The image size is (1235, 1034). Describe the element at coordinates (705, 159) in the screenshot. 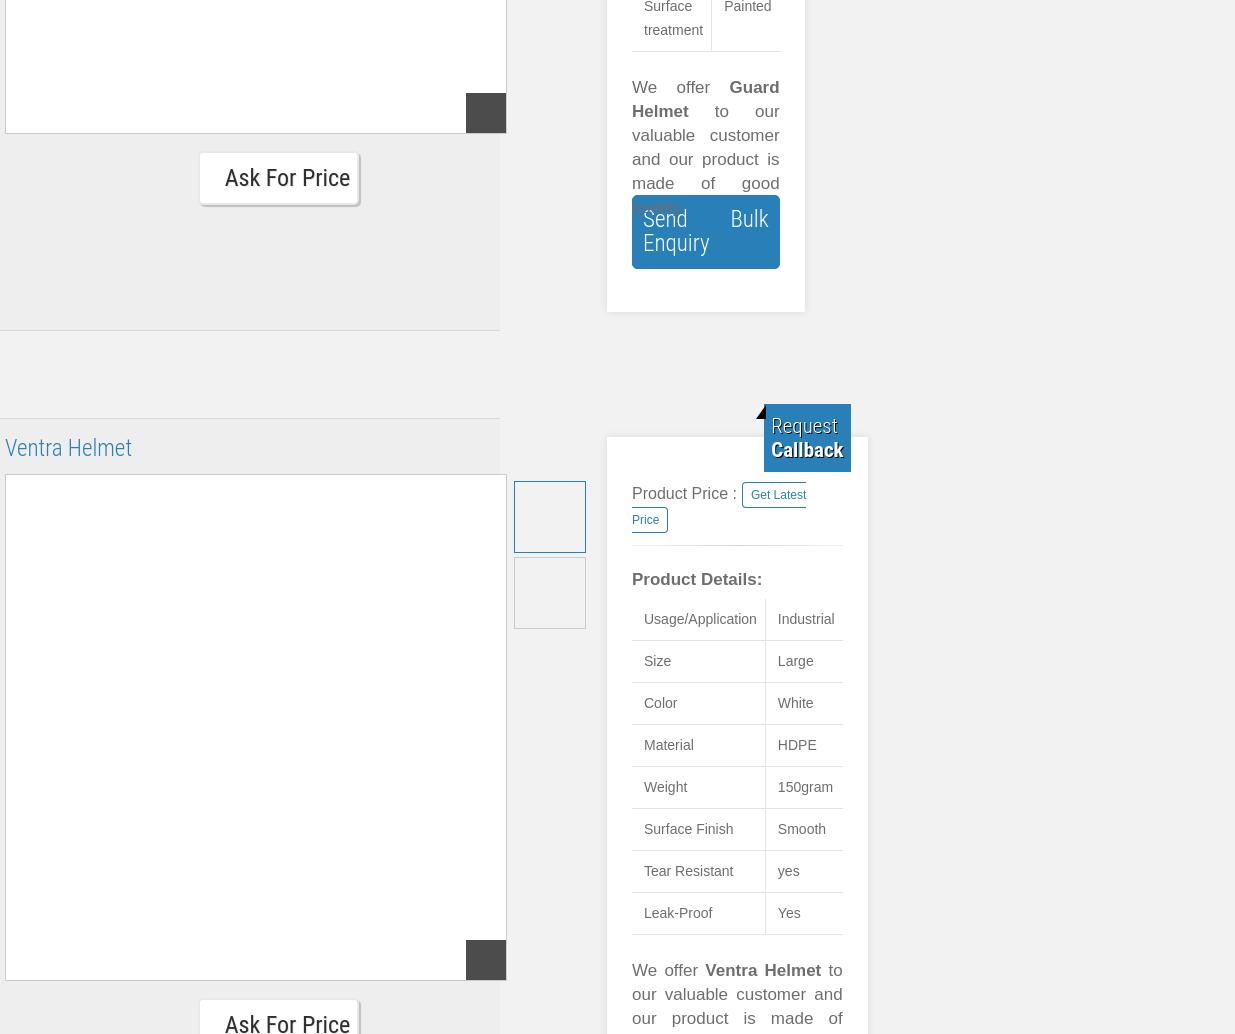

I see `'to our valuable customer and our product is made of good quality.'` at that location.